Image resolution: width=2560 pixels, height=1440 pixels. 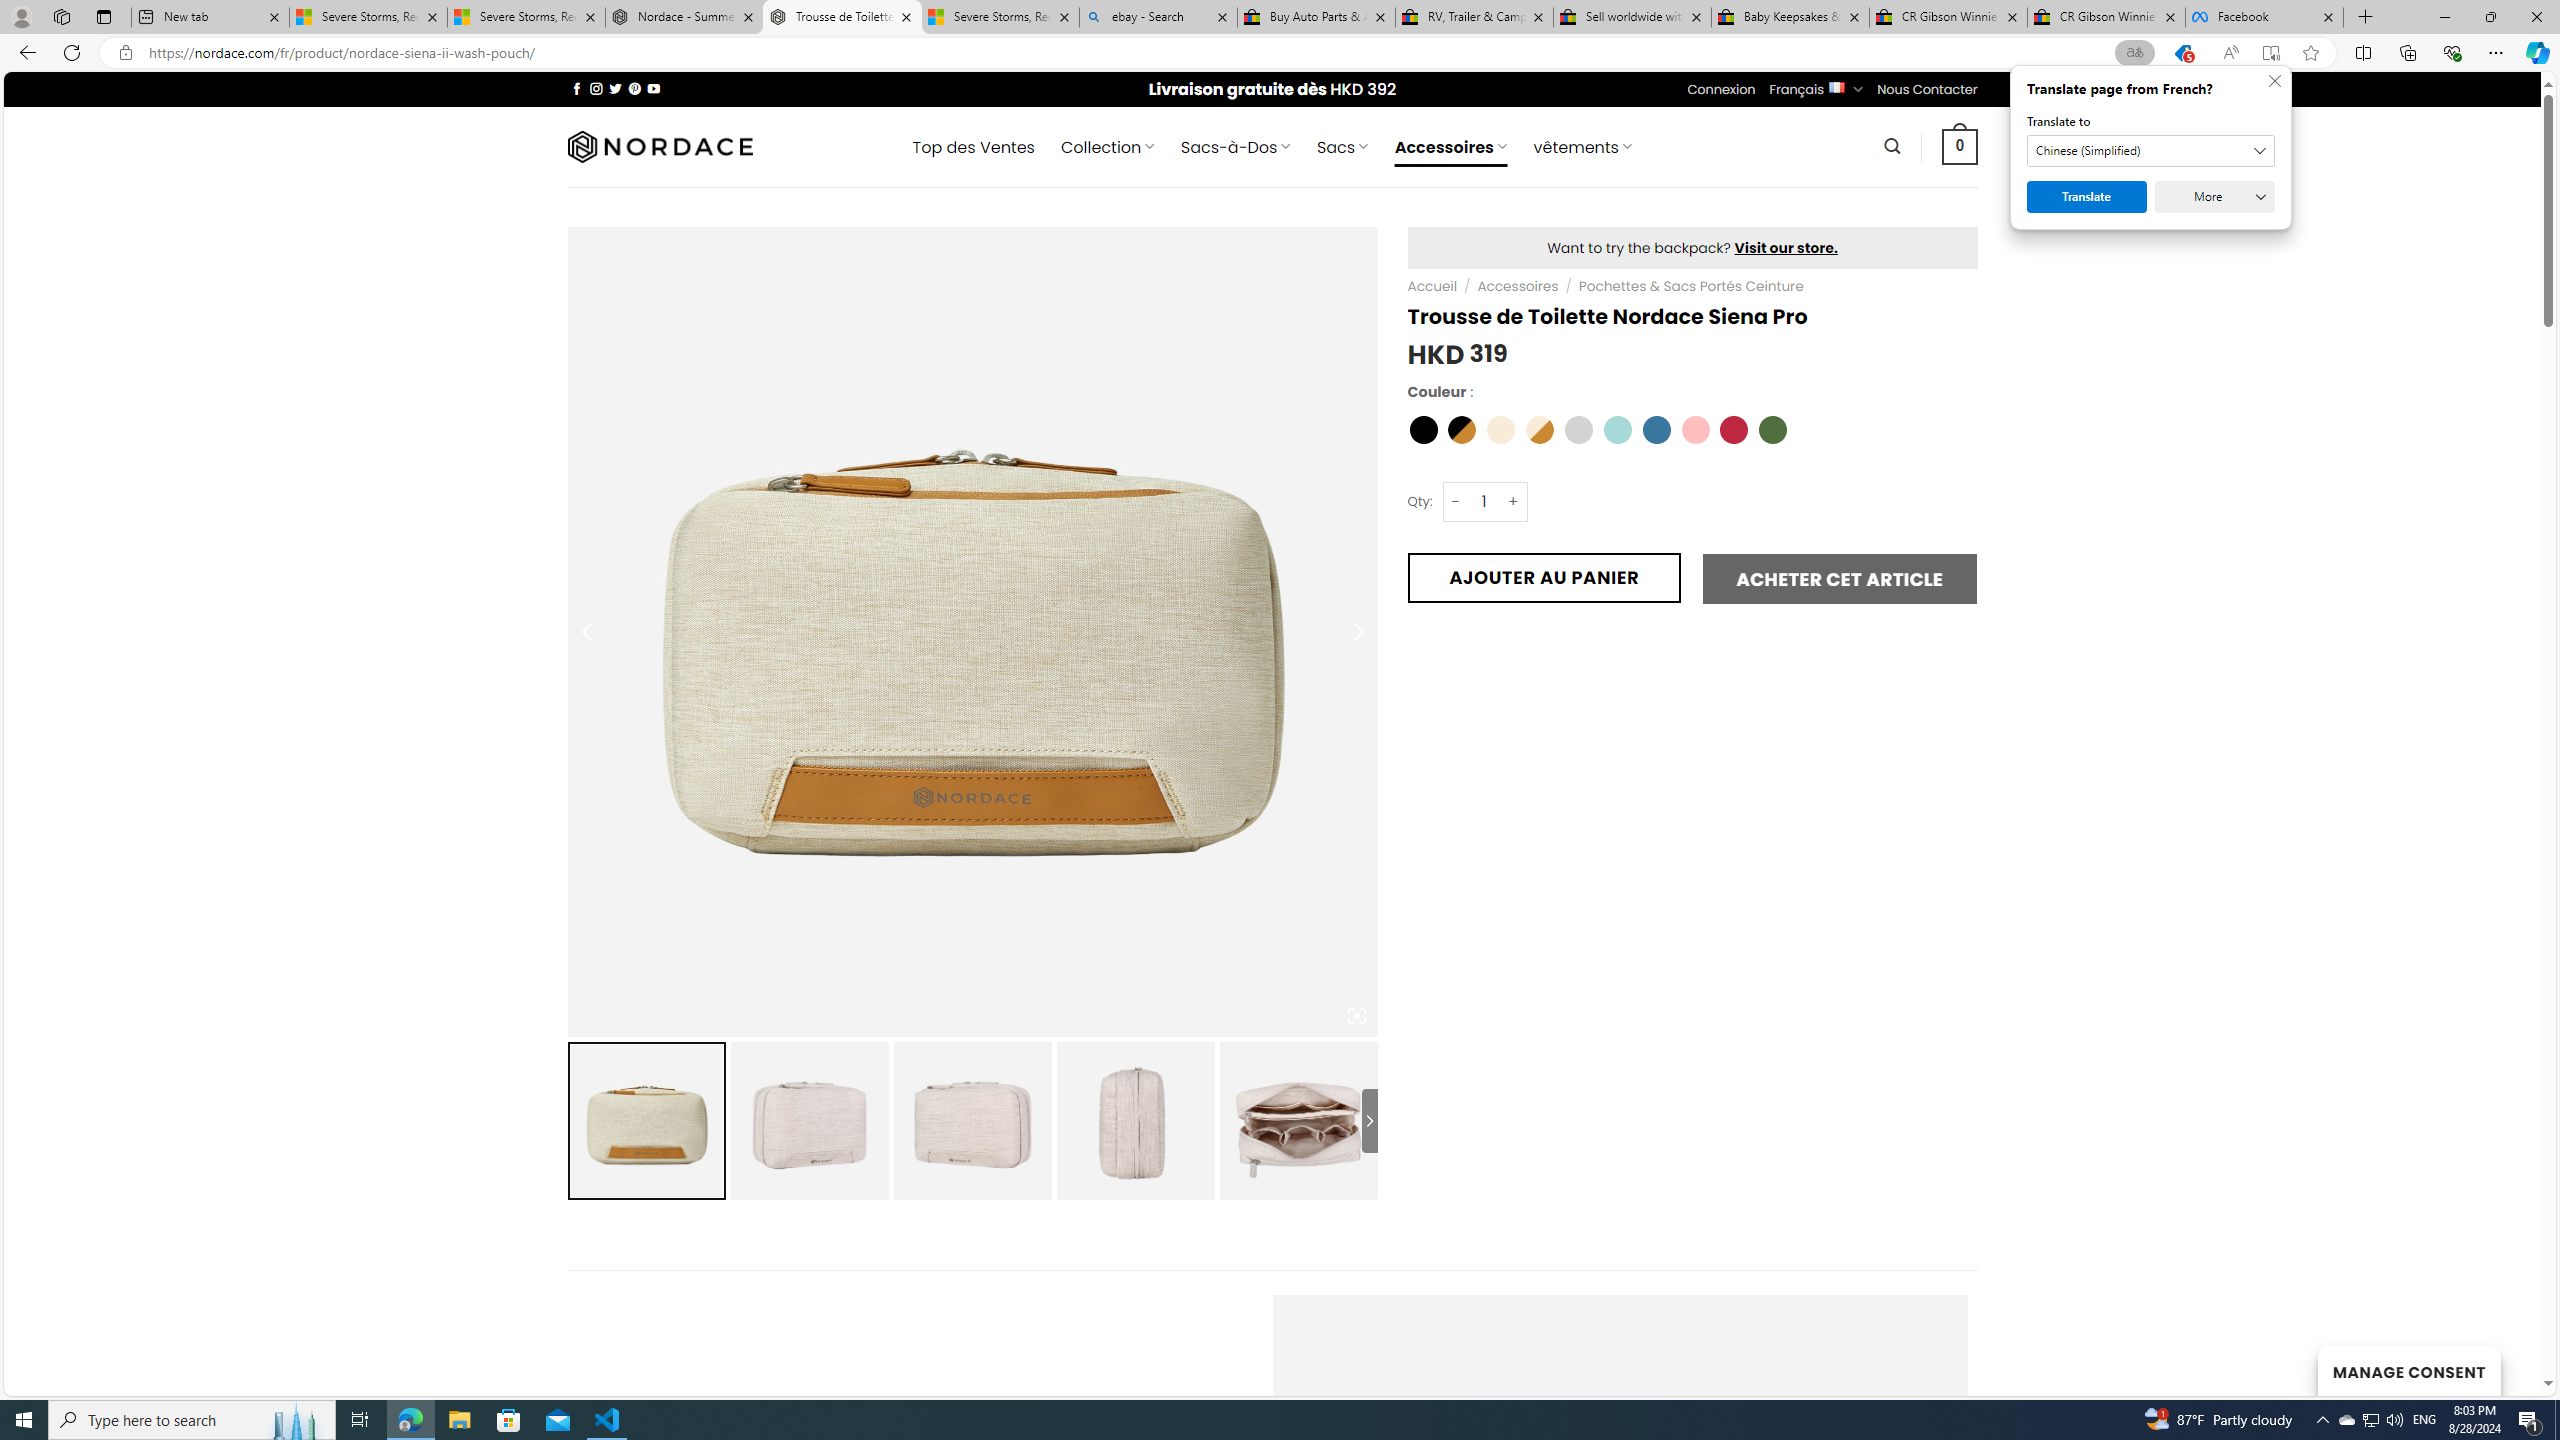 I want to click on 'Translate to', so click(x=2151, y=150).